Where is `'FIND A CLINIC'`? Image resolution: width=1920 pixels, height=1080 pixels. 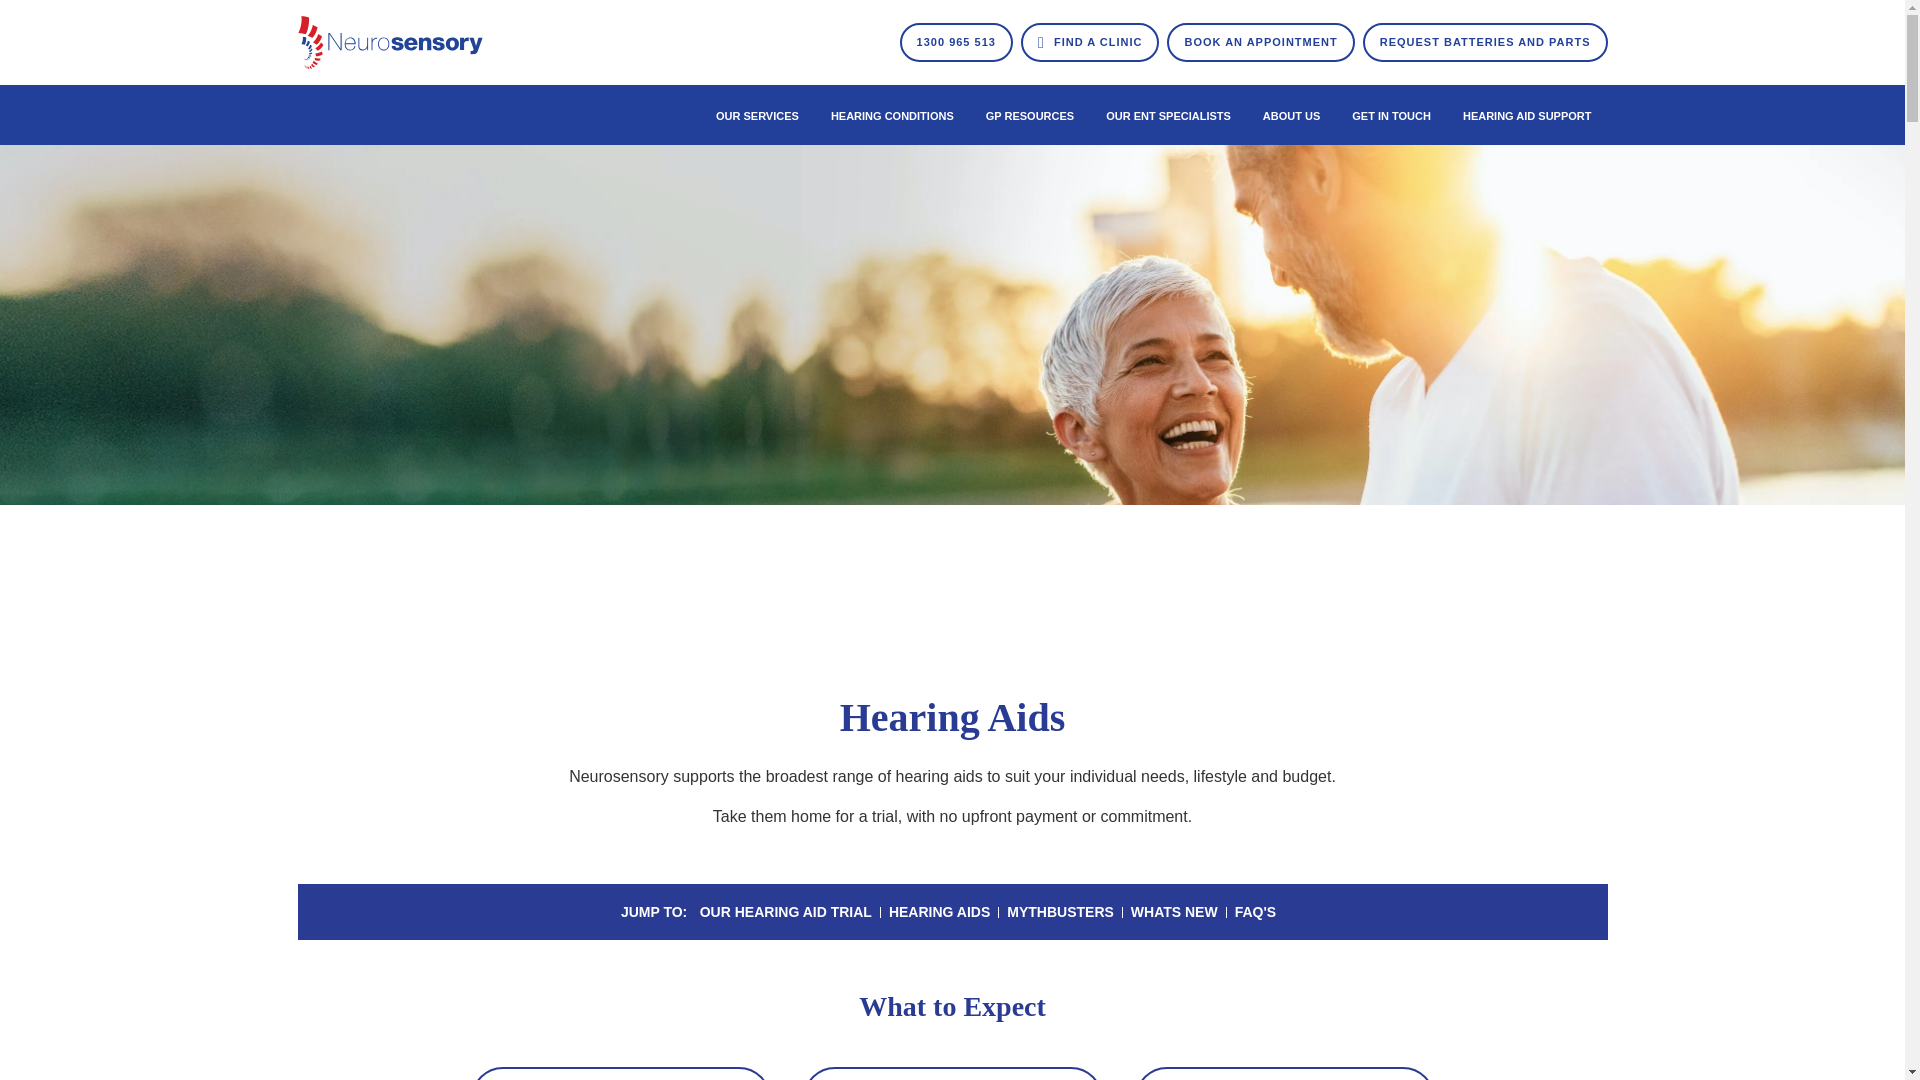
'FIND A CLINIC' is located at coordinates (1089, 42).